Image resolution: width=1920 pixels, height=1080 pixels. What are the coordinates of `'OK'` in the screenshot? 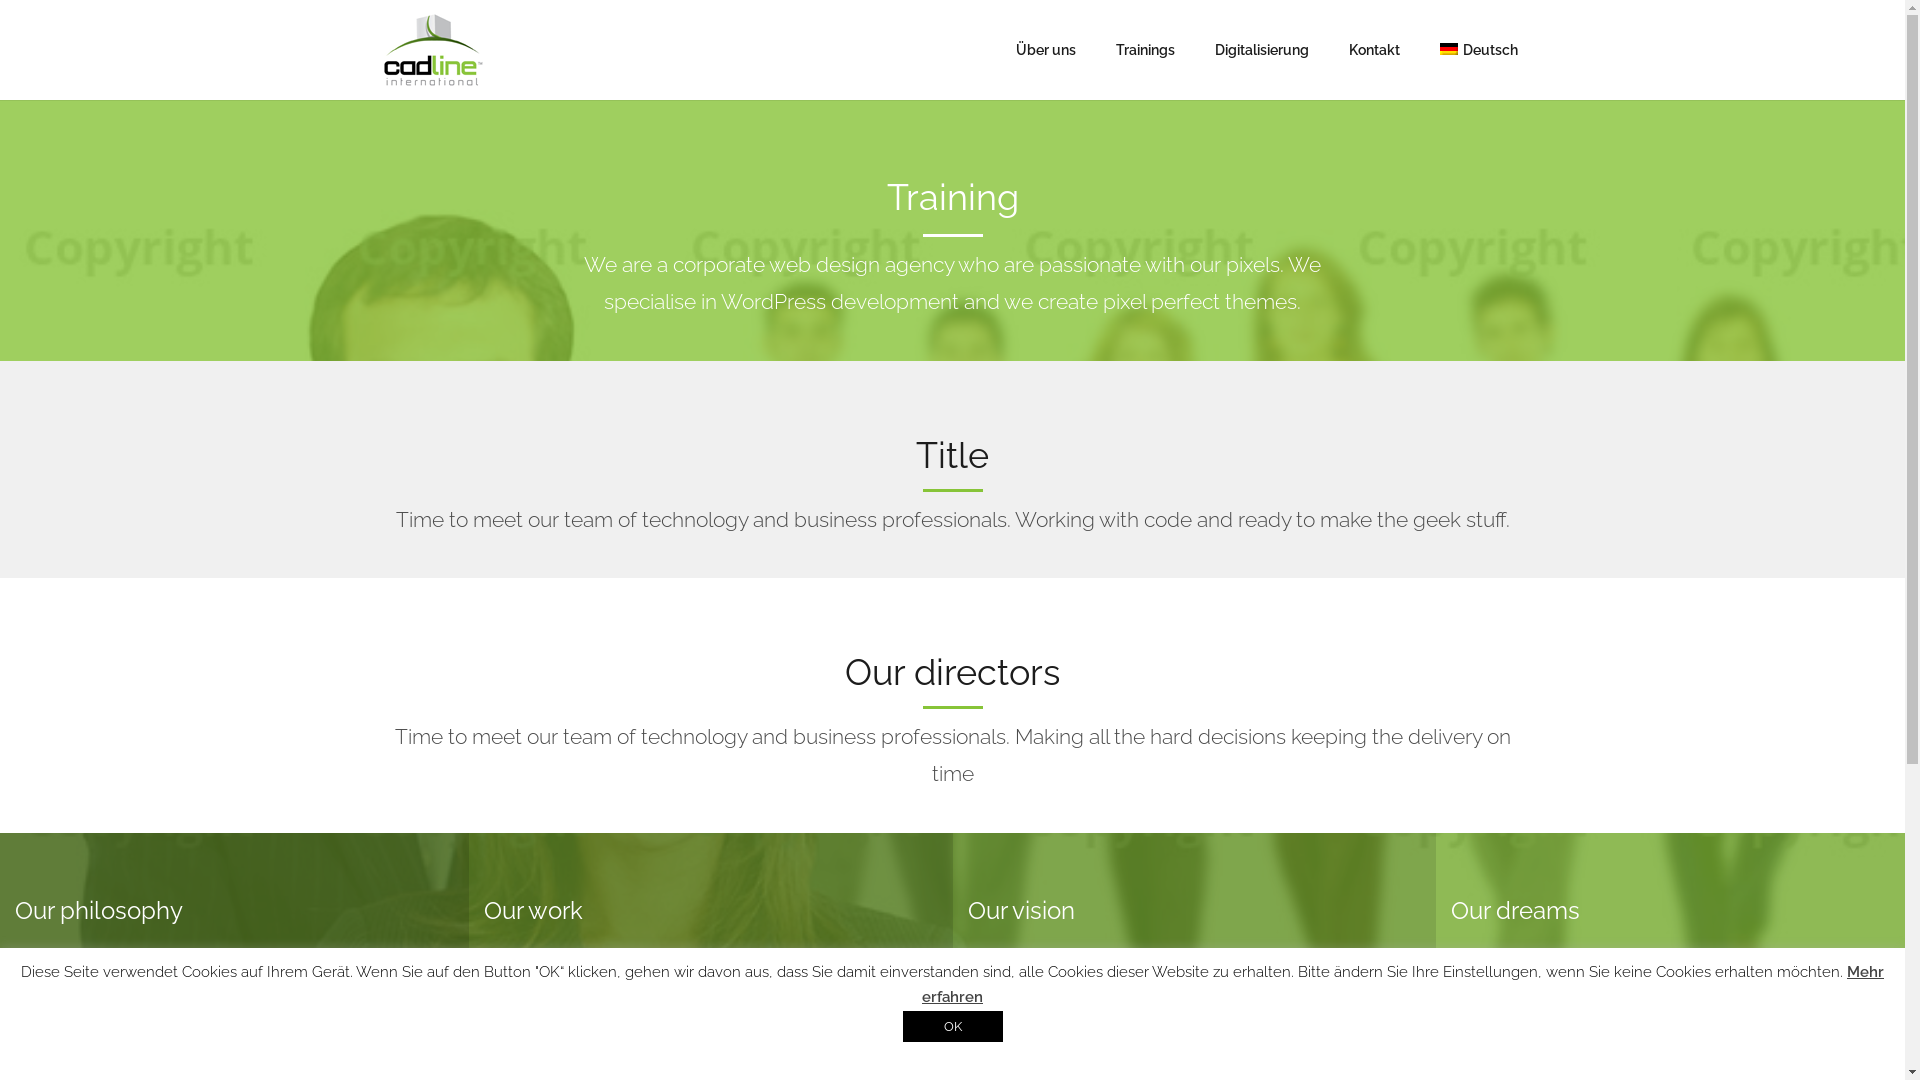 It's located at (950, 1026).